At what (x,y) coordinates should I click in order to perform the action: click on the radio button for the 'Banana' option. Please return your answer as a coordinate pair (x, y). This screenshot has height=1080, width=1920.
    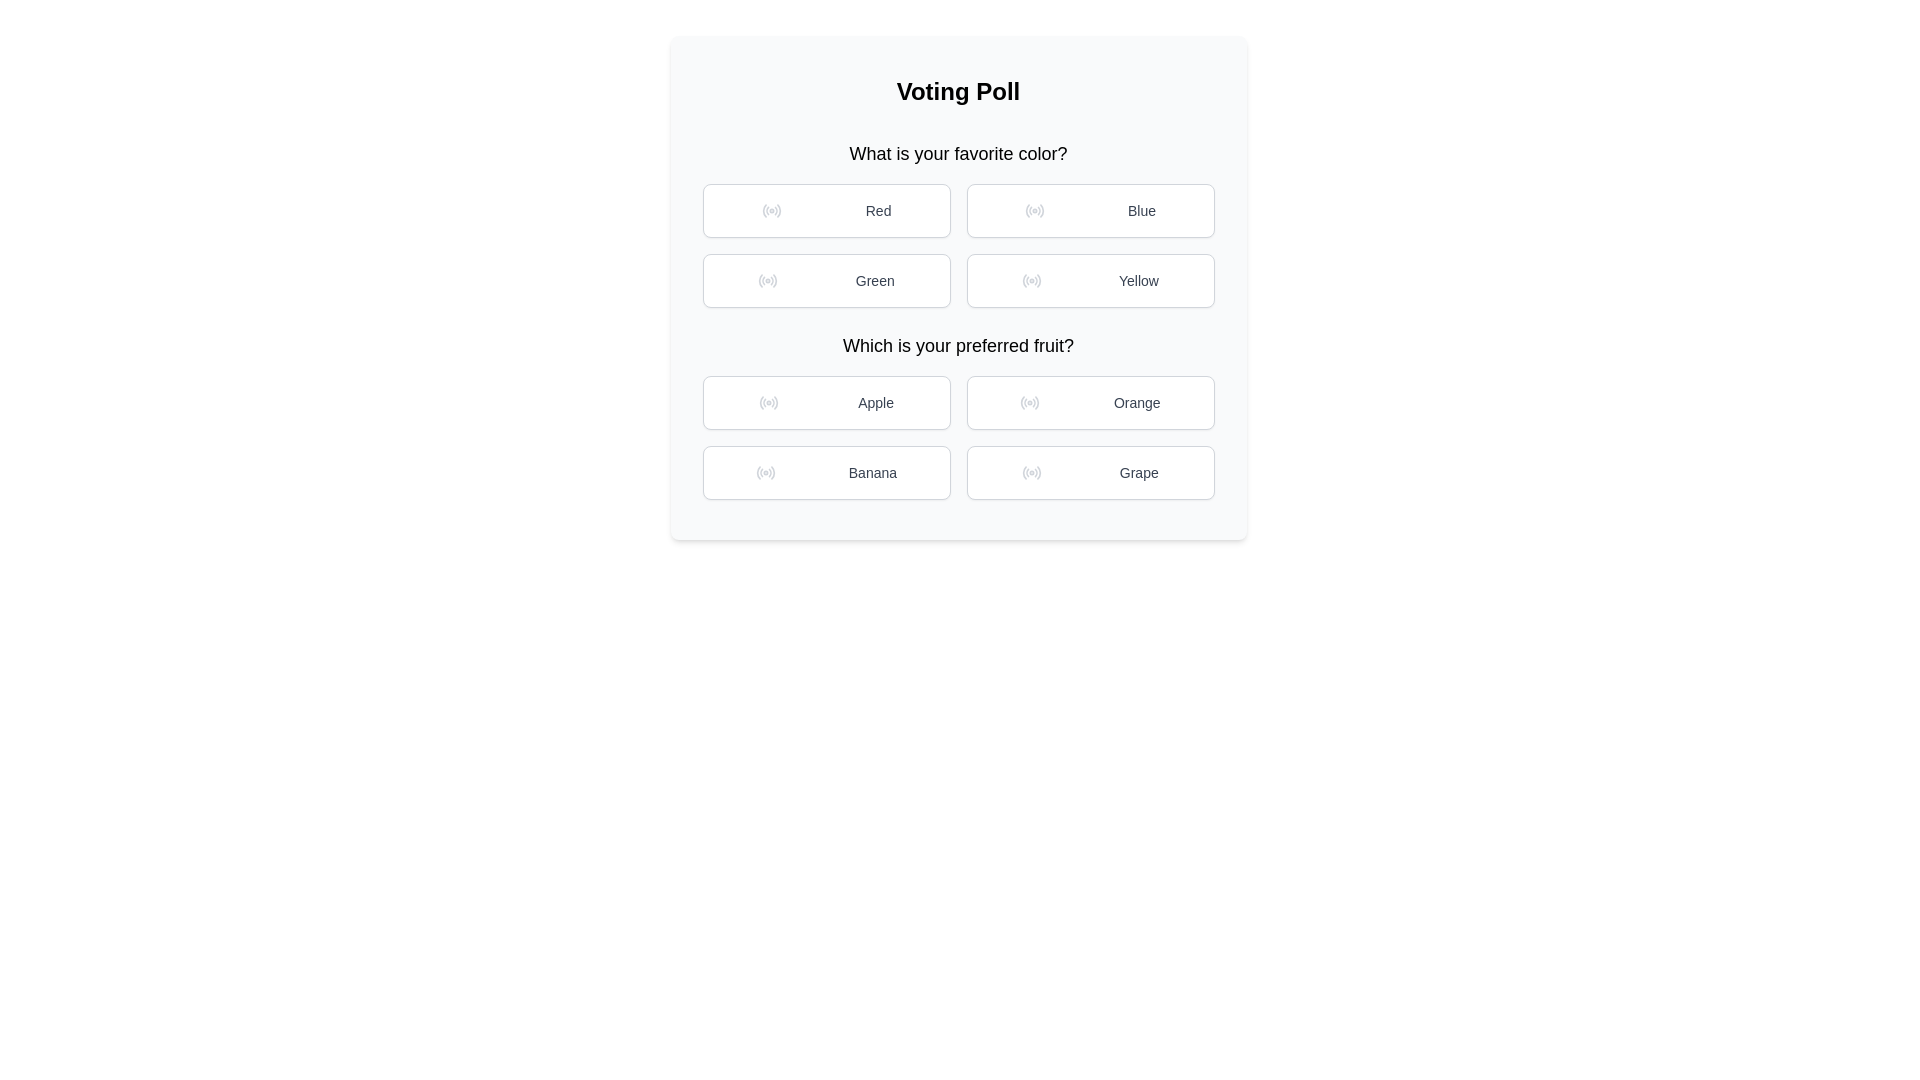
    Looking at the image, I should click on (764, 473).